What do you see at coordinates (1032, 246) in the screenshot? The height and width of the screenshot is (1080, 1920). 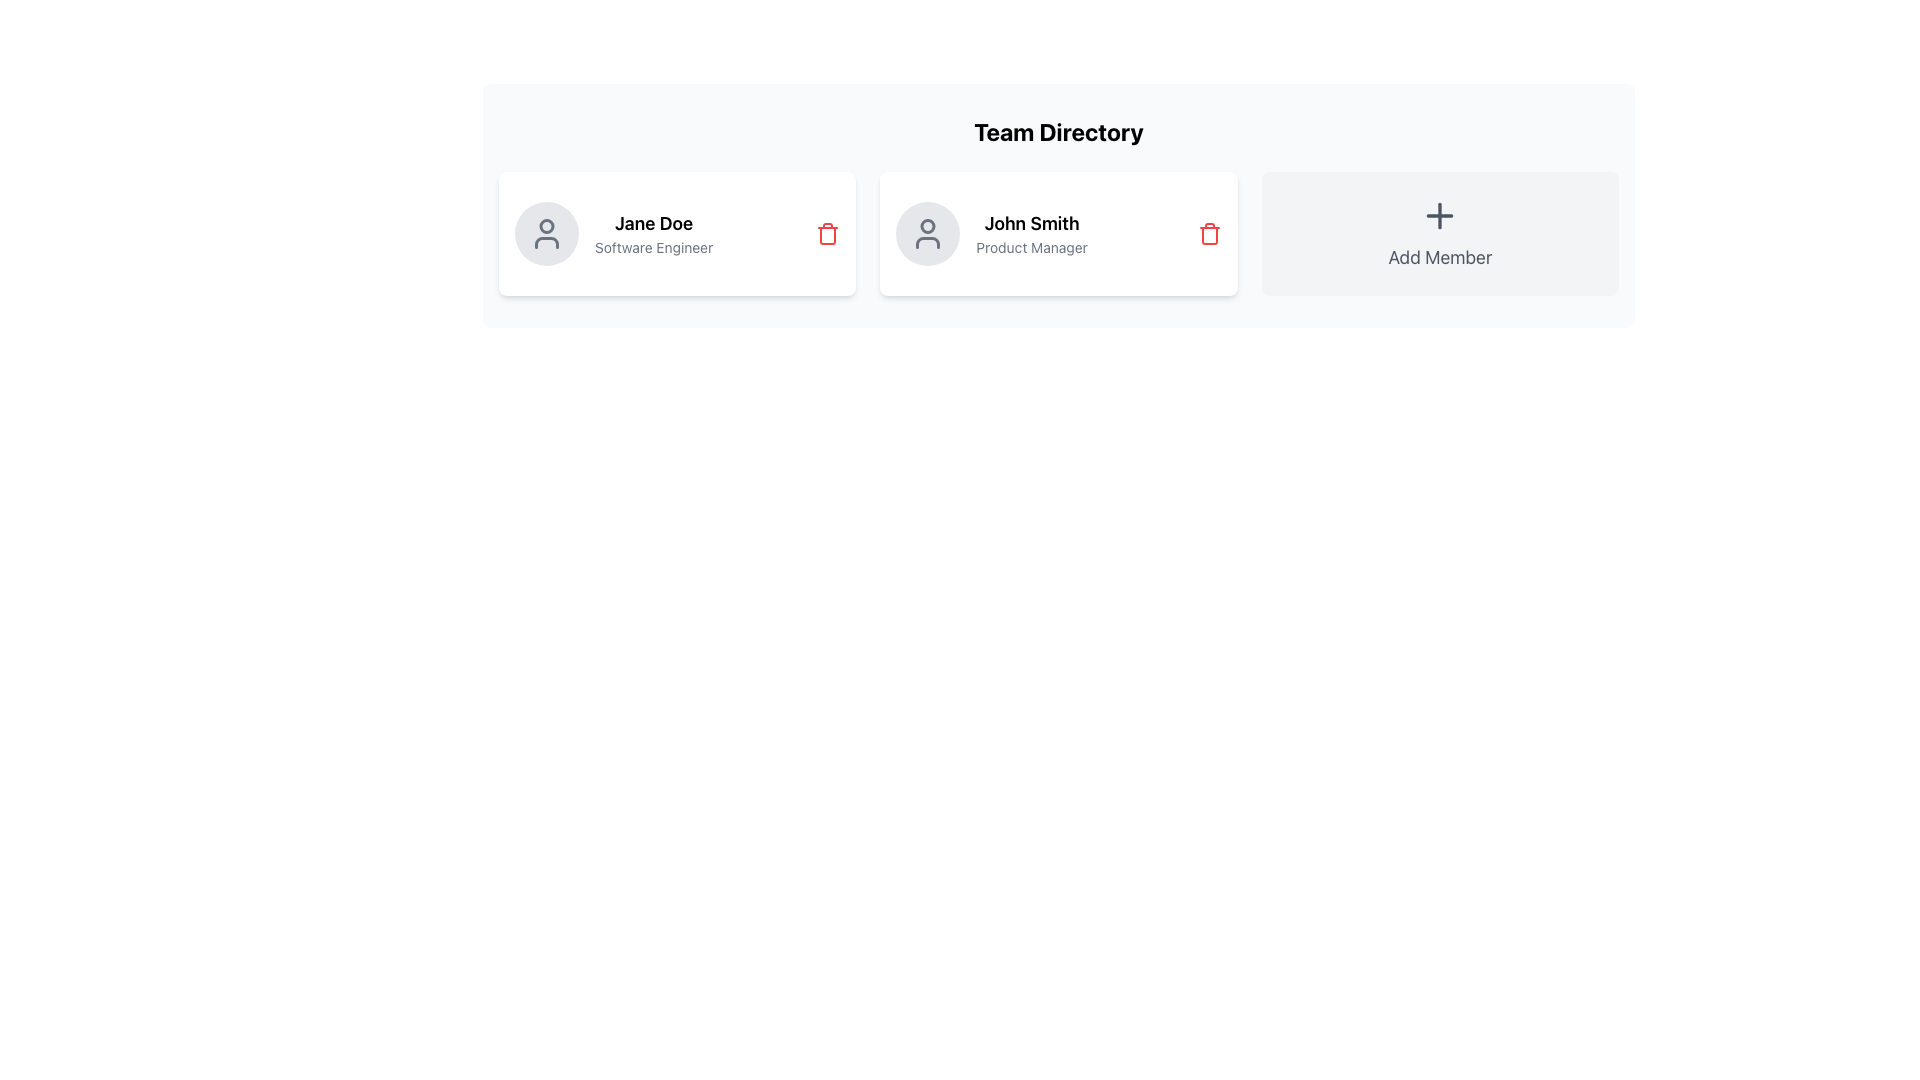 I see `text label that provides the role or title of John Smith in the central card of the 'Team Directory' section` at bounding box center [1032, 246].